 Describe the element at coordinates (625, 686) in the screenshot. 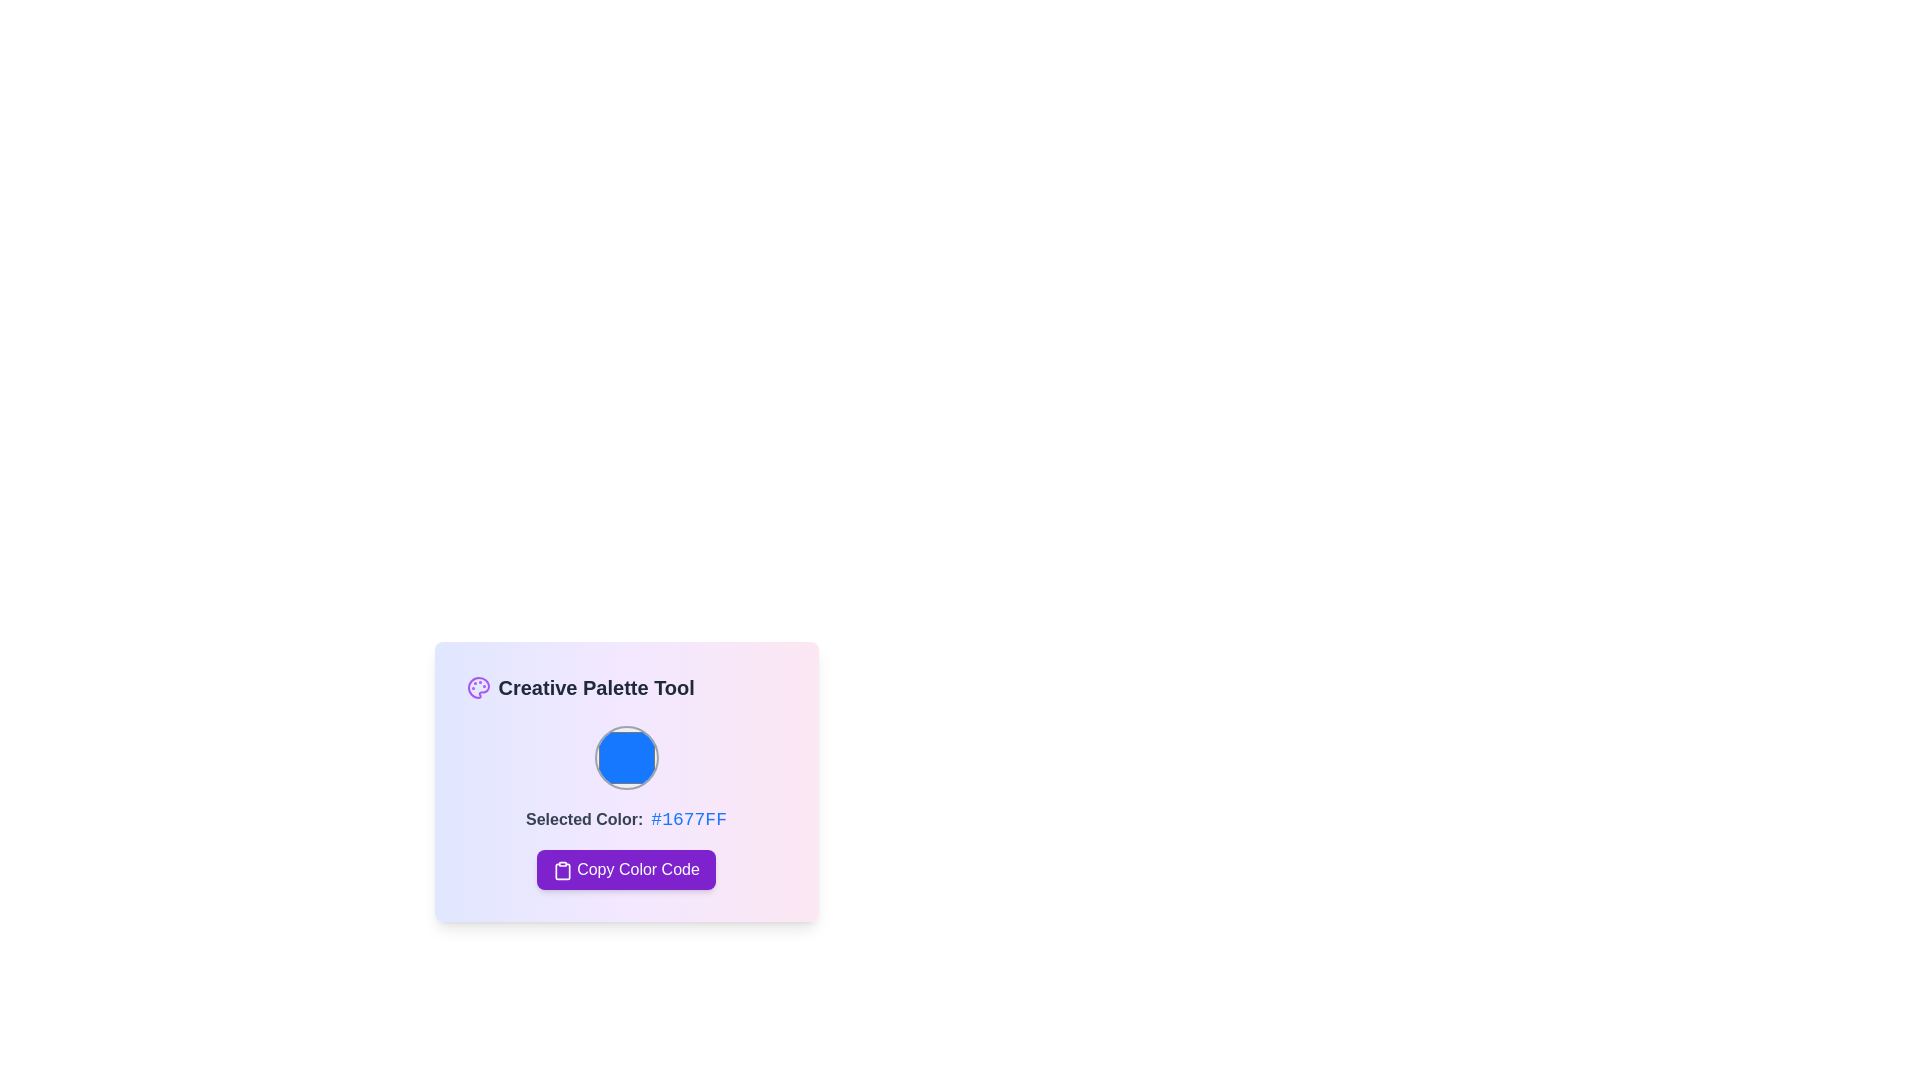

I see `header text with icon that provides context about the color management tool, located at the center of the card above the color picker` at that location.